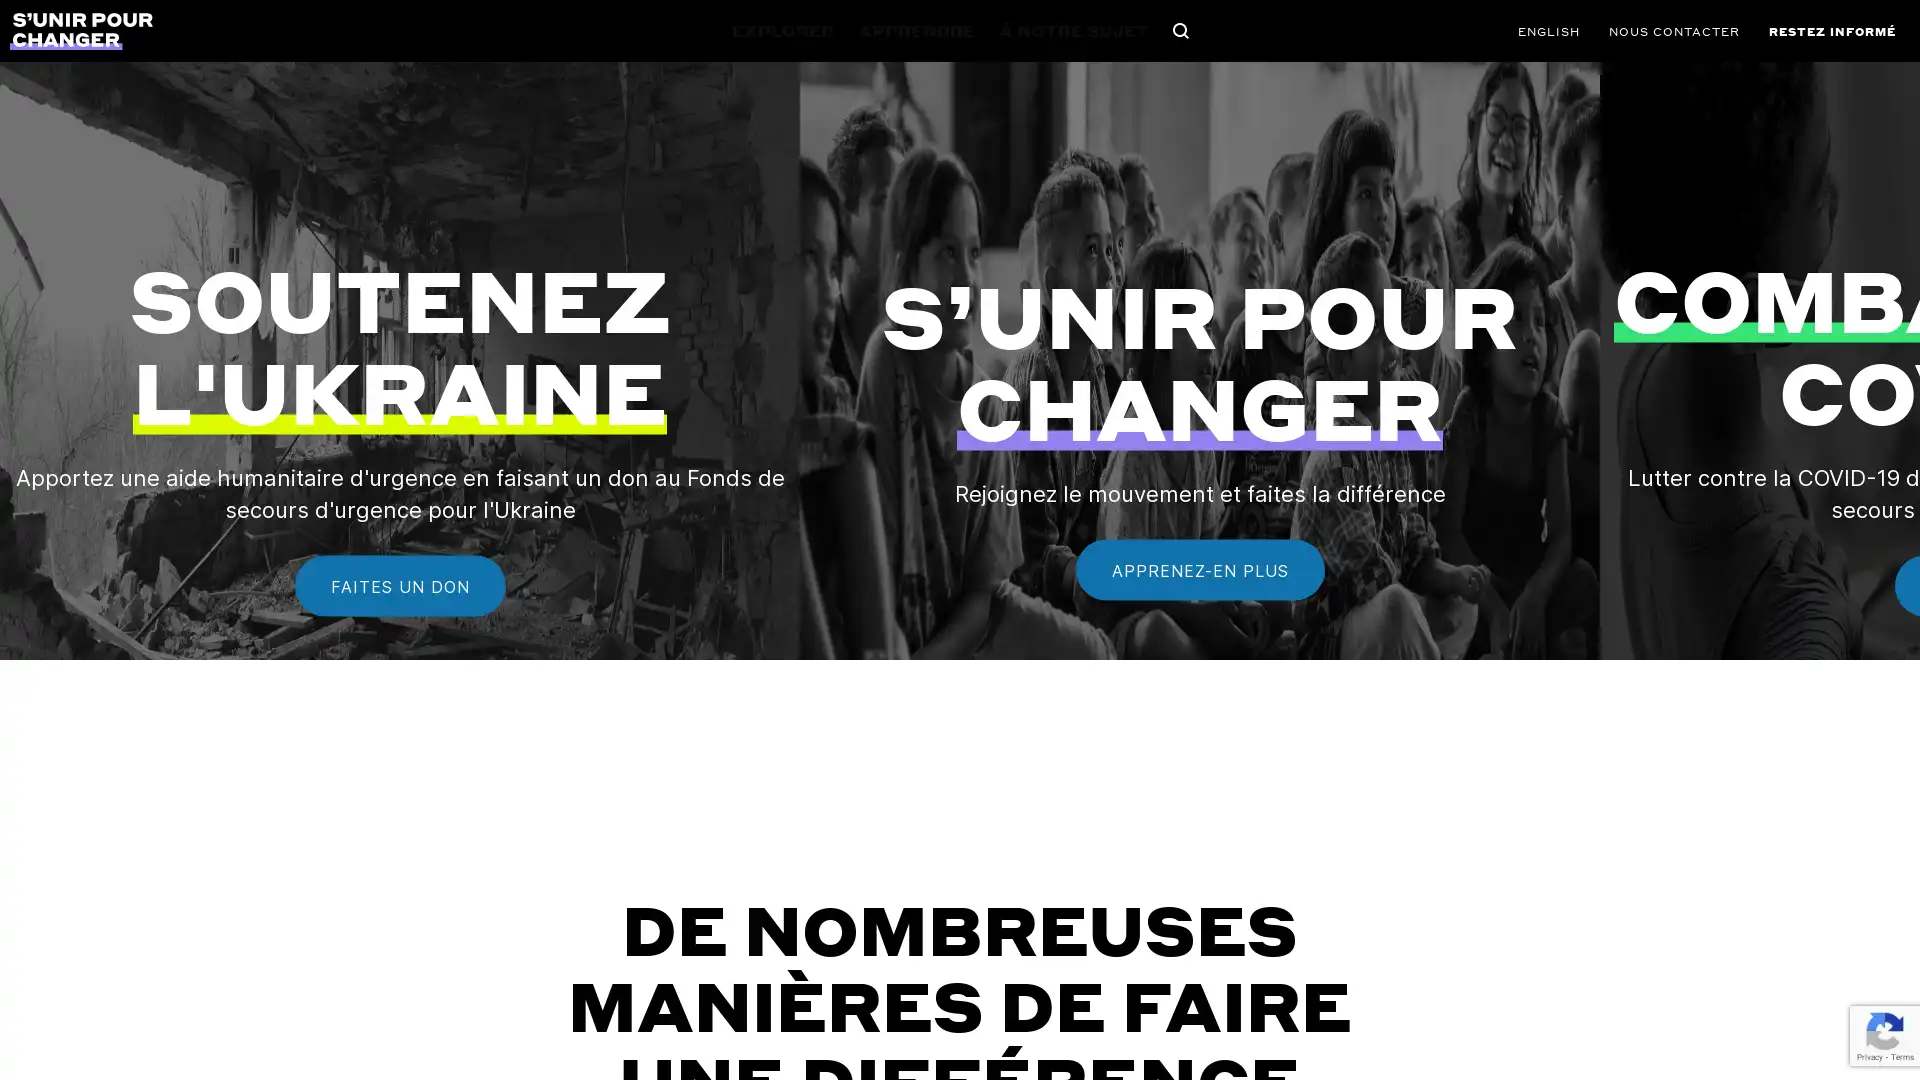 Image resolution: width=1920 pixels, height=1080 pixels. Describe the element at coordinates (875, 782) in the screenshot. I see `1` at that location.